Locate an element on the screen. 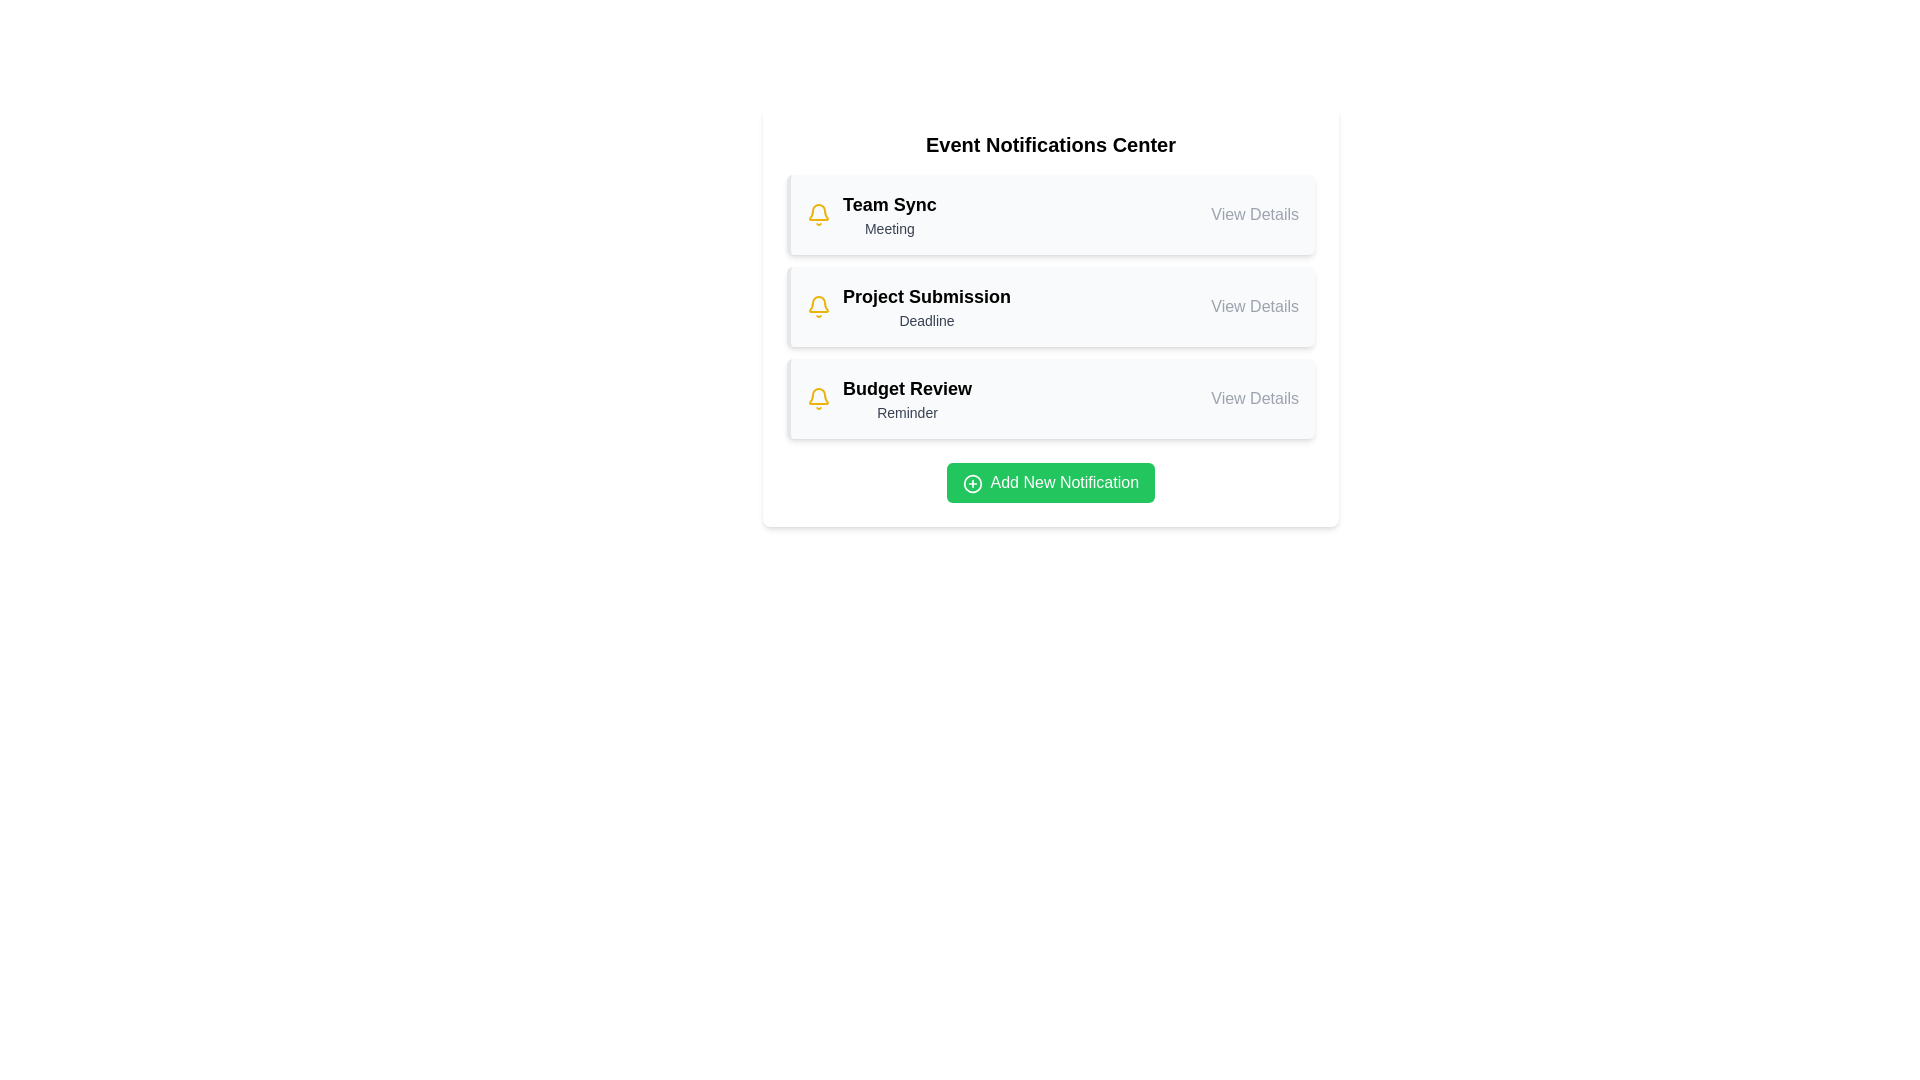 The image size is (1920, 1080). the text block of the first notification item containing the title 'Team Sync' and the text 'Meeting', located under 'Event Notifications Center' is located at coordinates (888, 215).